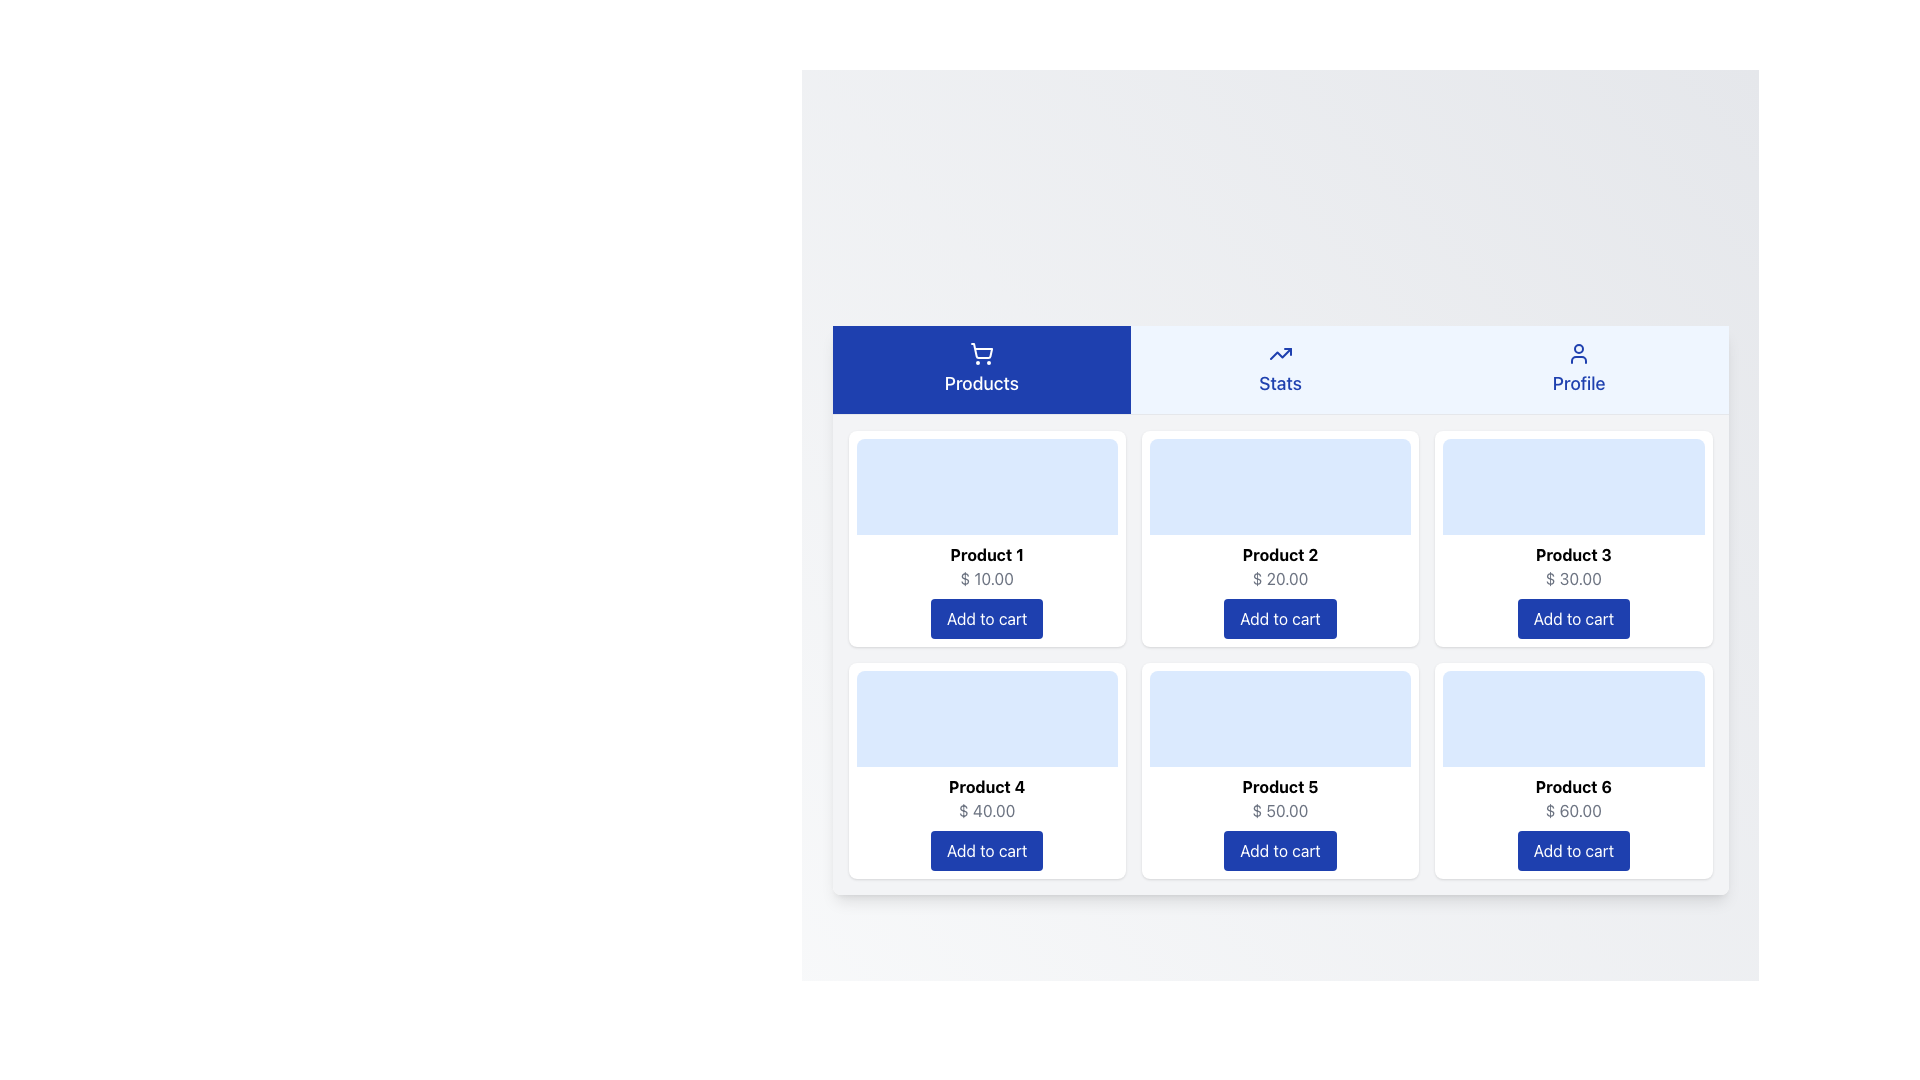 The height and width of the screenshot is (1080, 1920). I want to click on the 'Stats' button located in the navigation bar, which has a light blue background and dark blue text with an upward trend arrow icon, so click(1280, 369).